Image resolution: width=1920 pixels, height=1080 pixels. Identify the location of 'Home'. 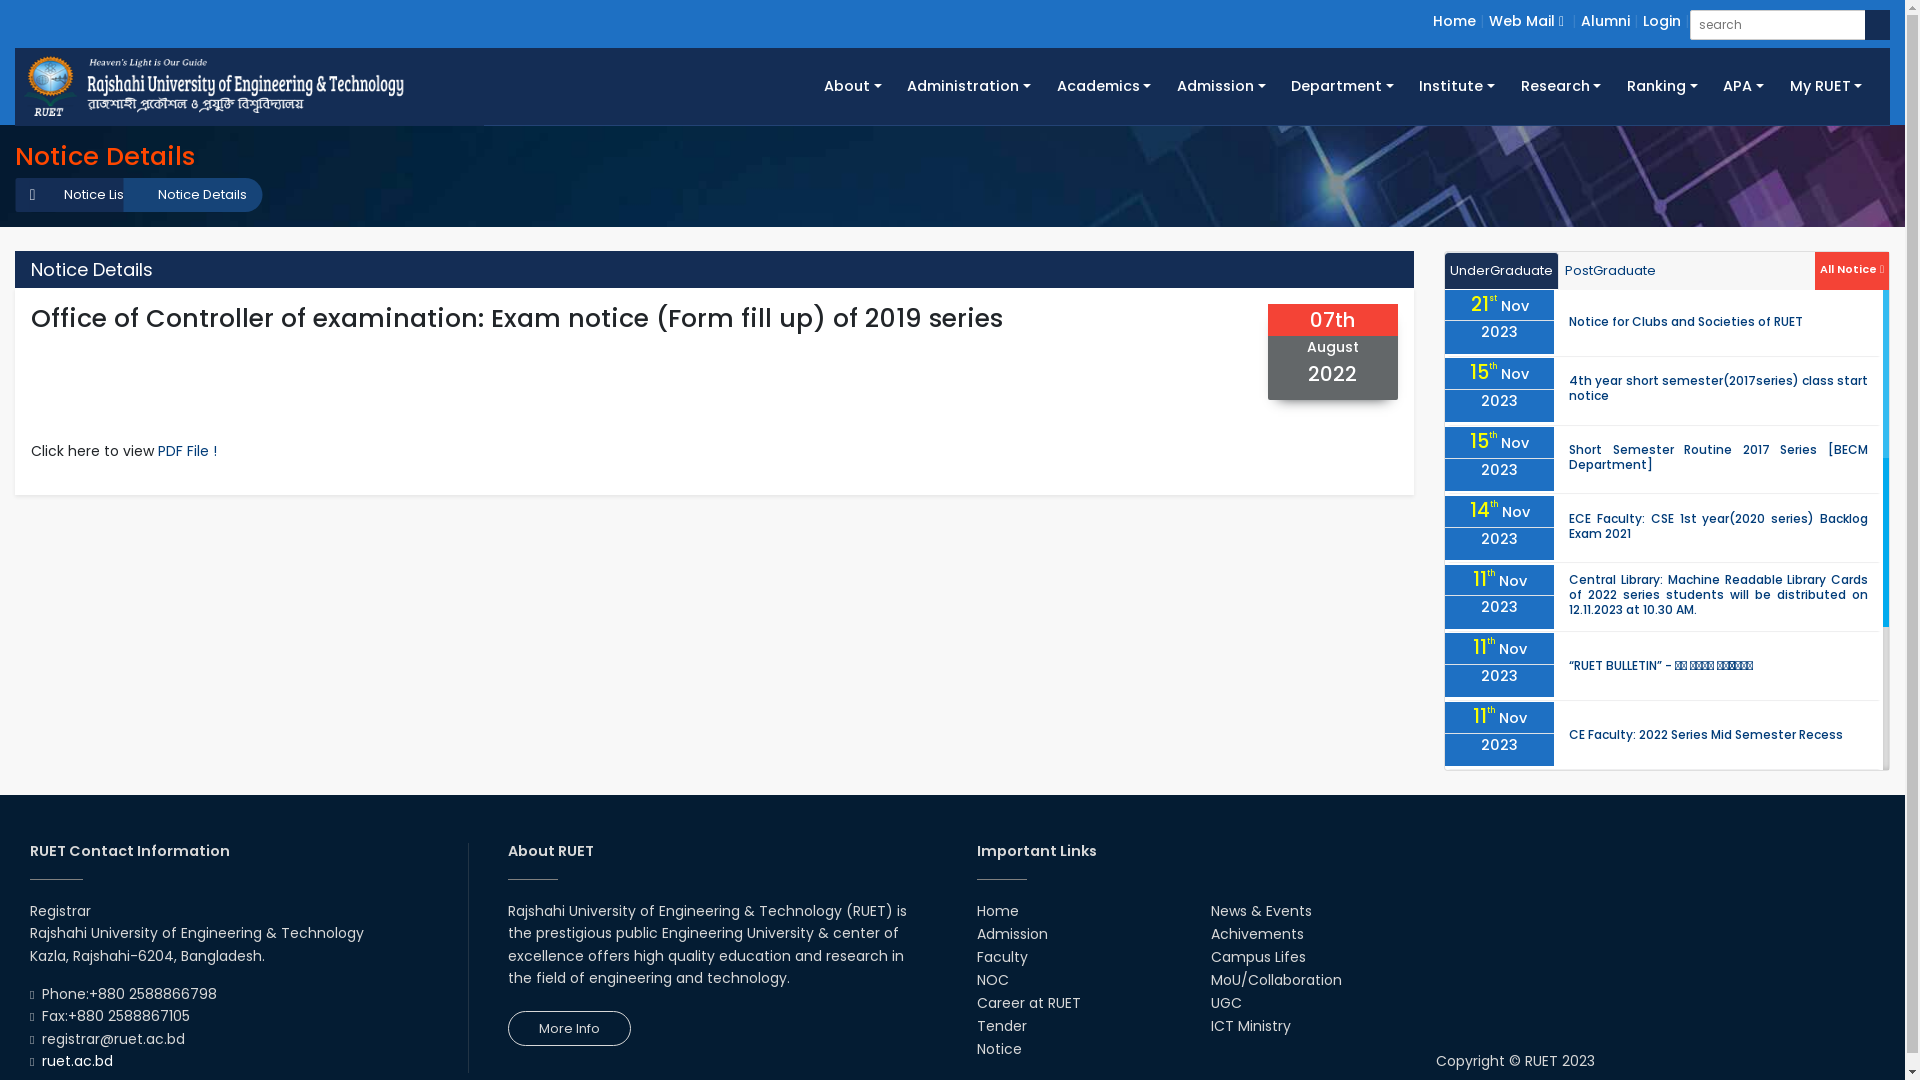
(1454, 20).